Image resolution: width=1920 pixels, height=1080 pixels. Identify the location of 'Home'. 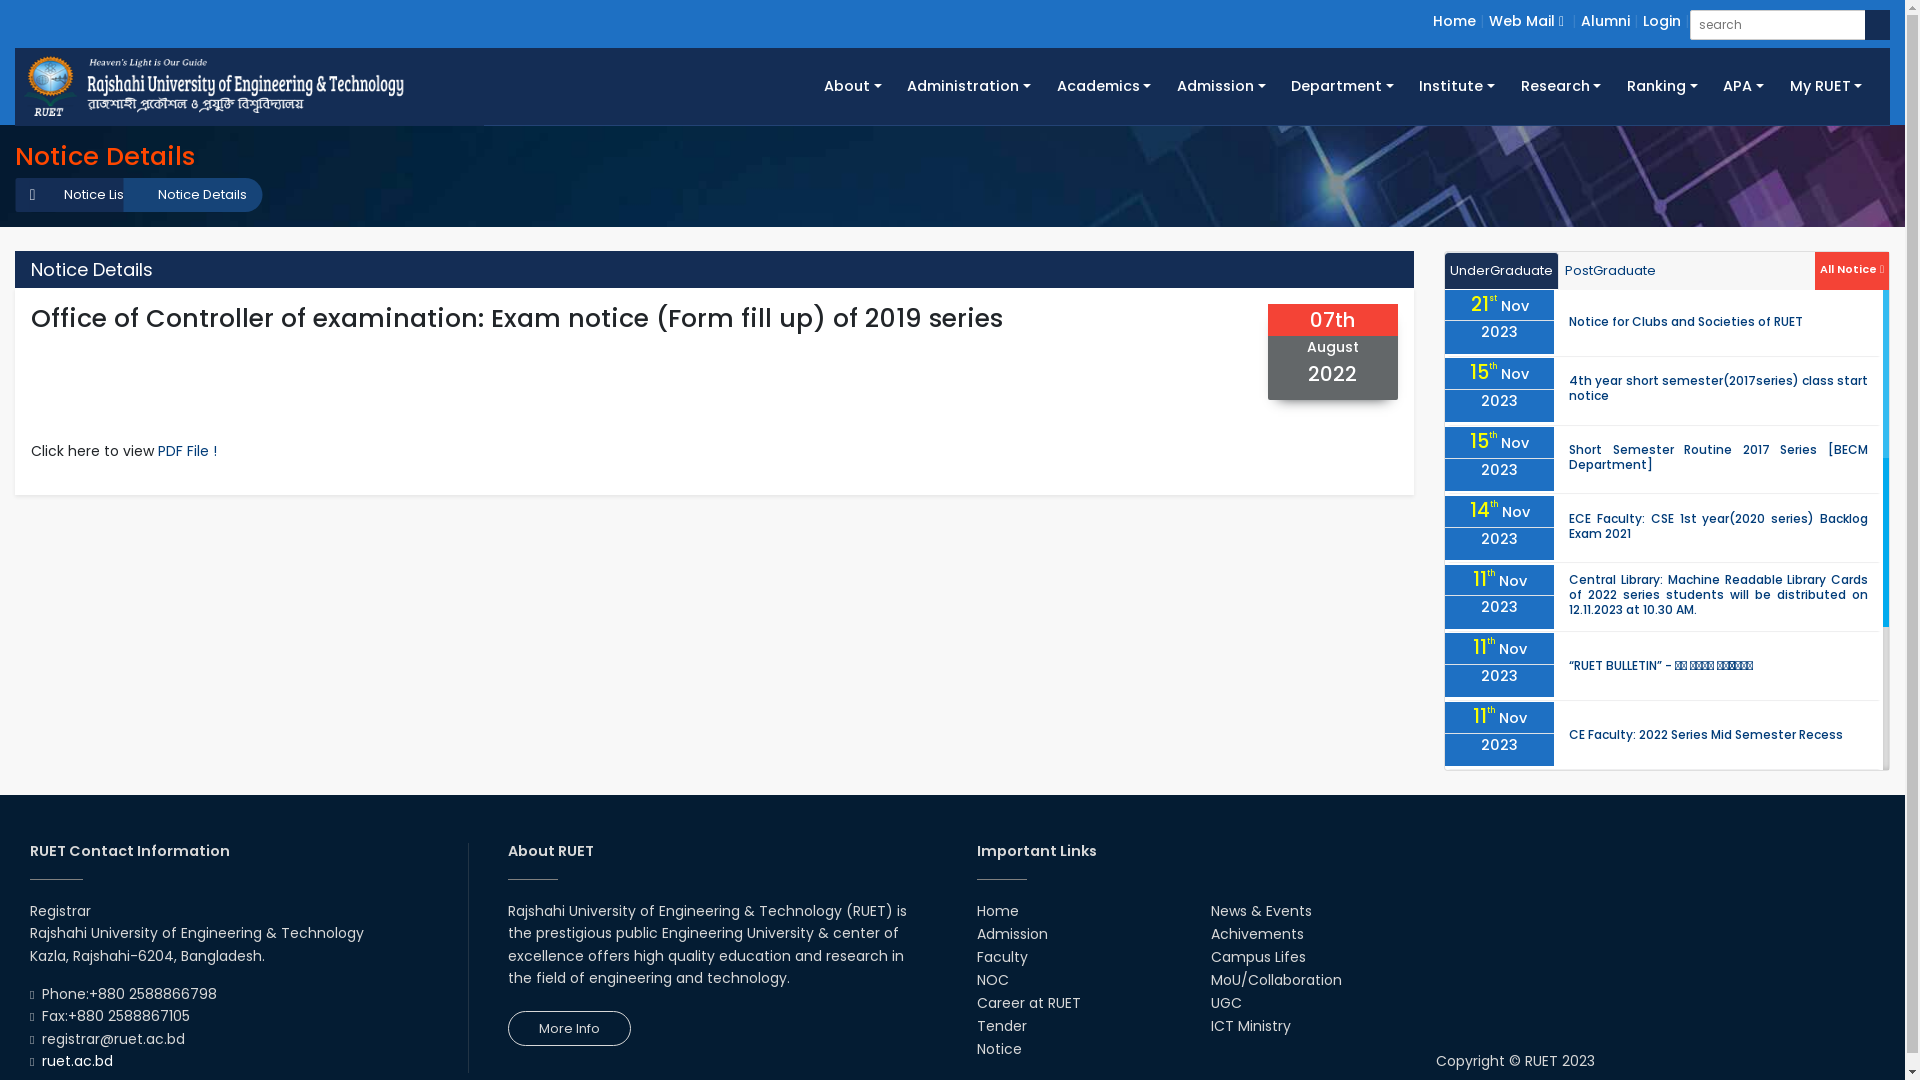
(1454, 20).